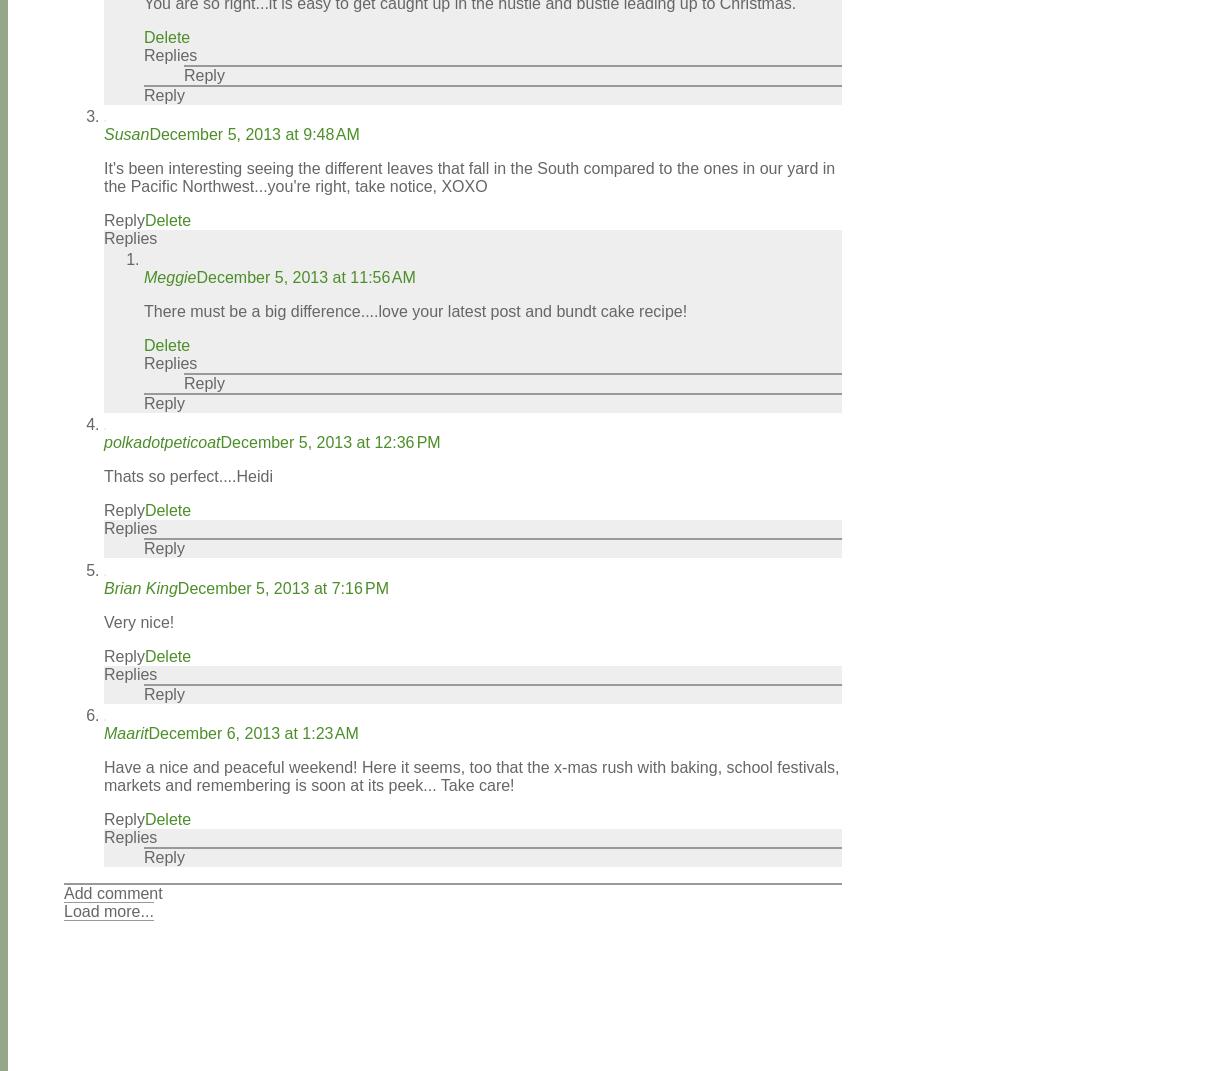 The width and height of the screenshot is (1208, 1071). What do you see at coordinates (103, 442) in the screenshot?
I see `'polkadotpeticoat'` at bounding box center [103, 442].